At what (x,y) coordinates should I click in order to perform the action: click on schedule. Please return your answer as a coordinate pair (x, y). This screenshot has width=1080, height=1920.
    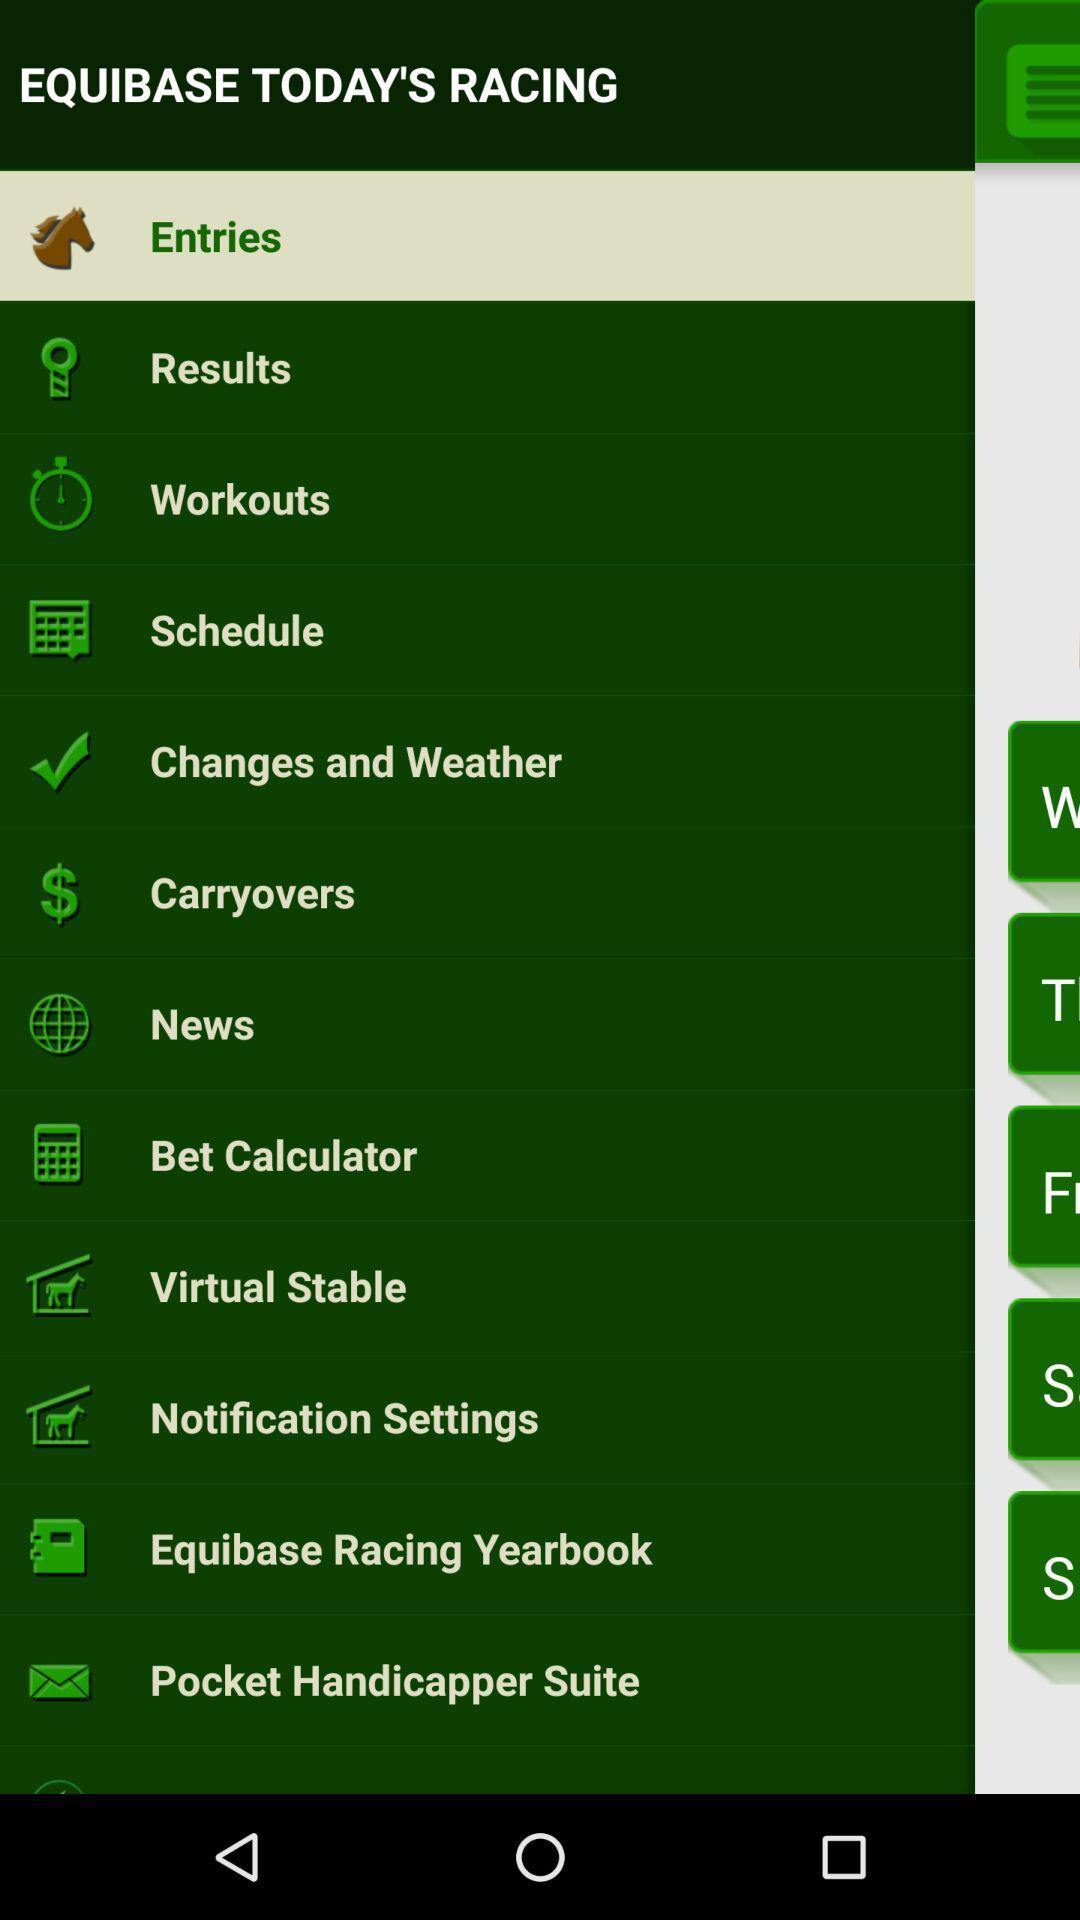
    Looking at the image, I should click on (235, 628).